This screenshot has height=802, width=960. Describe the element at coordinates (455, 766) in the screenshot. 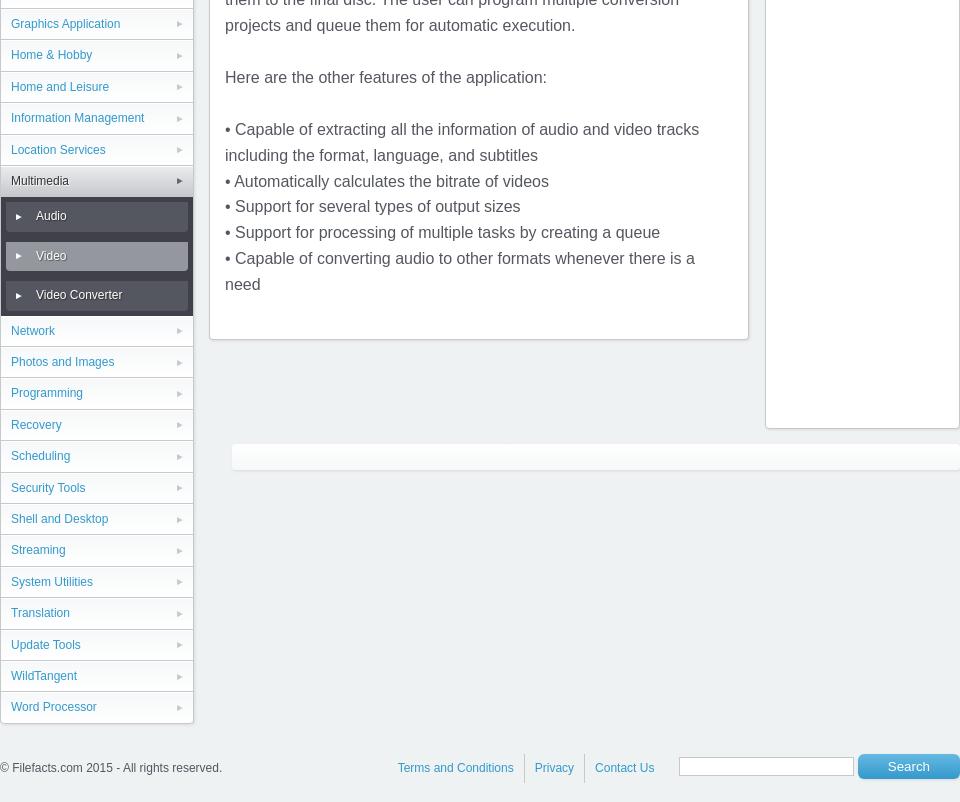

I see `'Terms and Conditions'` at that location.